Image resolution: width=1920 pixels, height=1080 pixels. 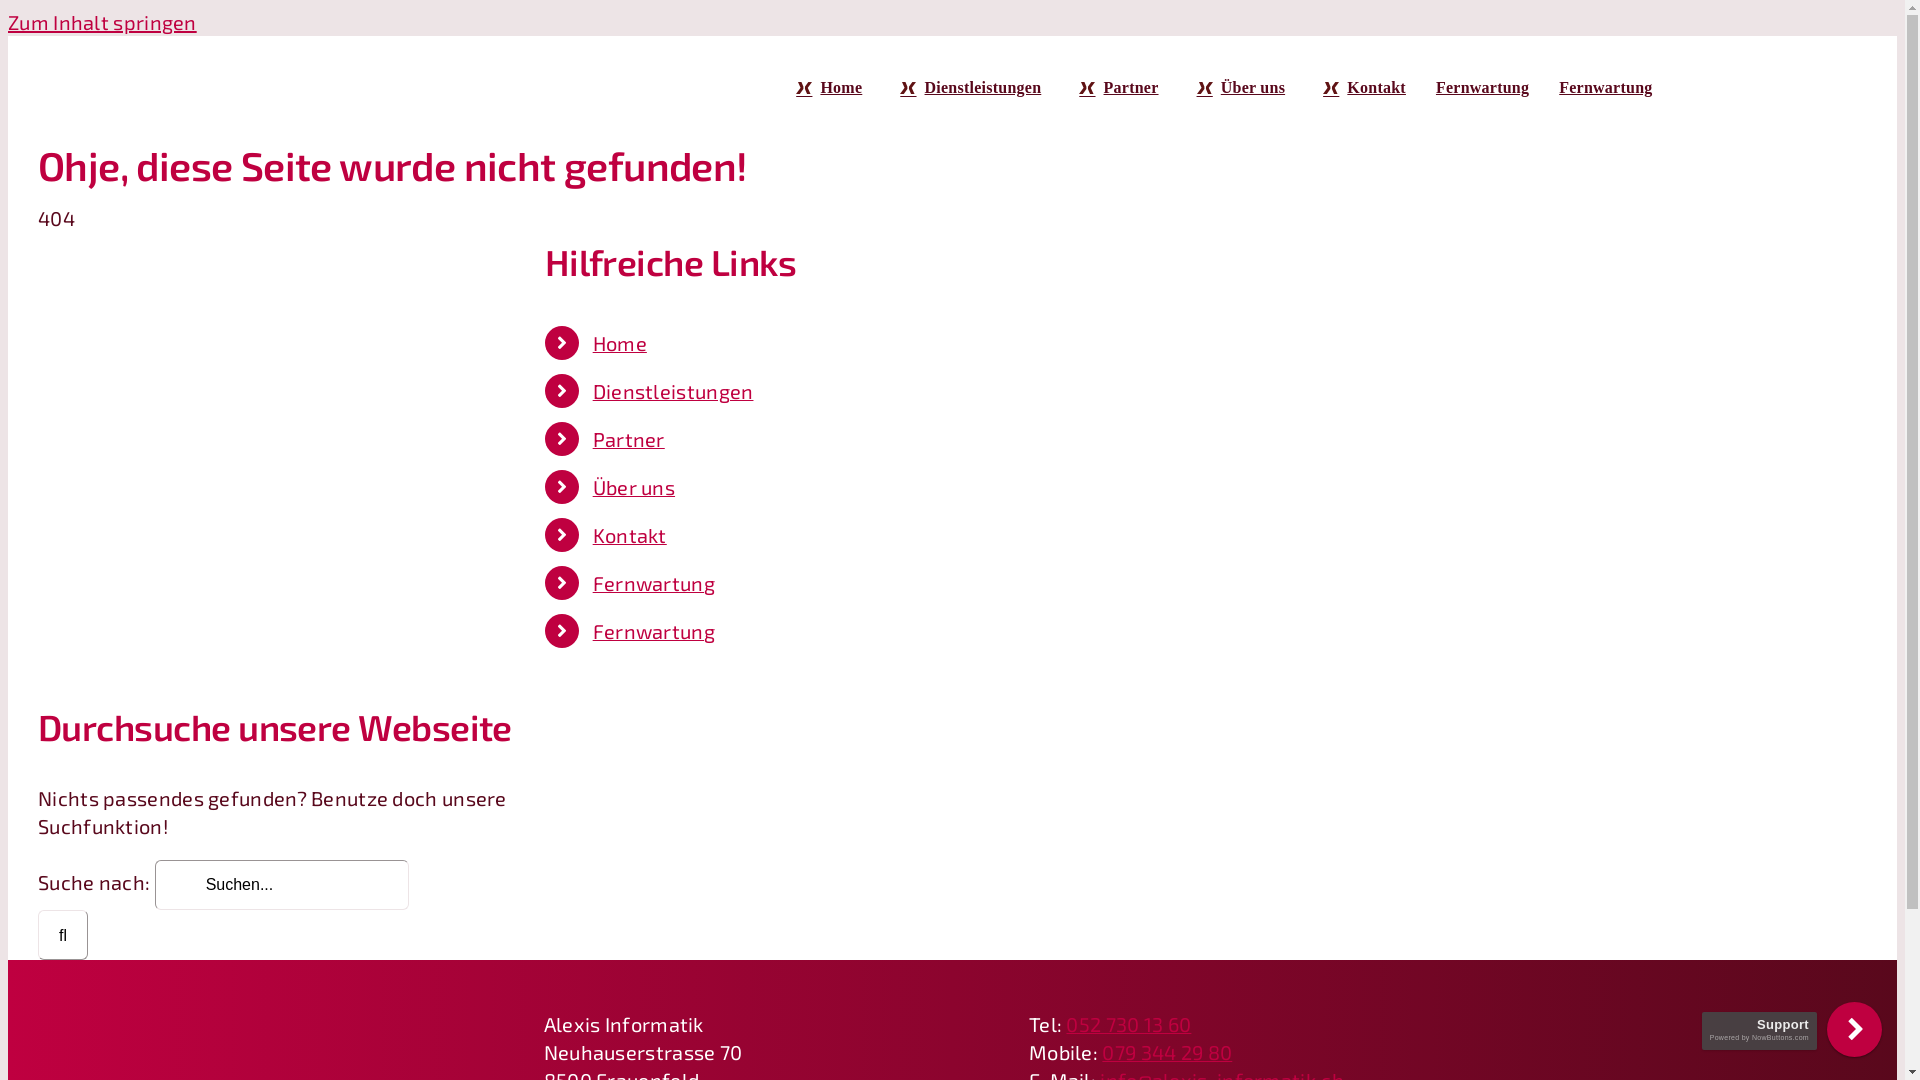 What do you see at coordinates (1360, 87) in the screenshot?
I see `'Kontakt'` at bounding box center [1360, 87].